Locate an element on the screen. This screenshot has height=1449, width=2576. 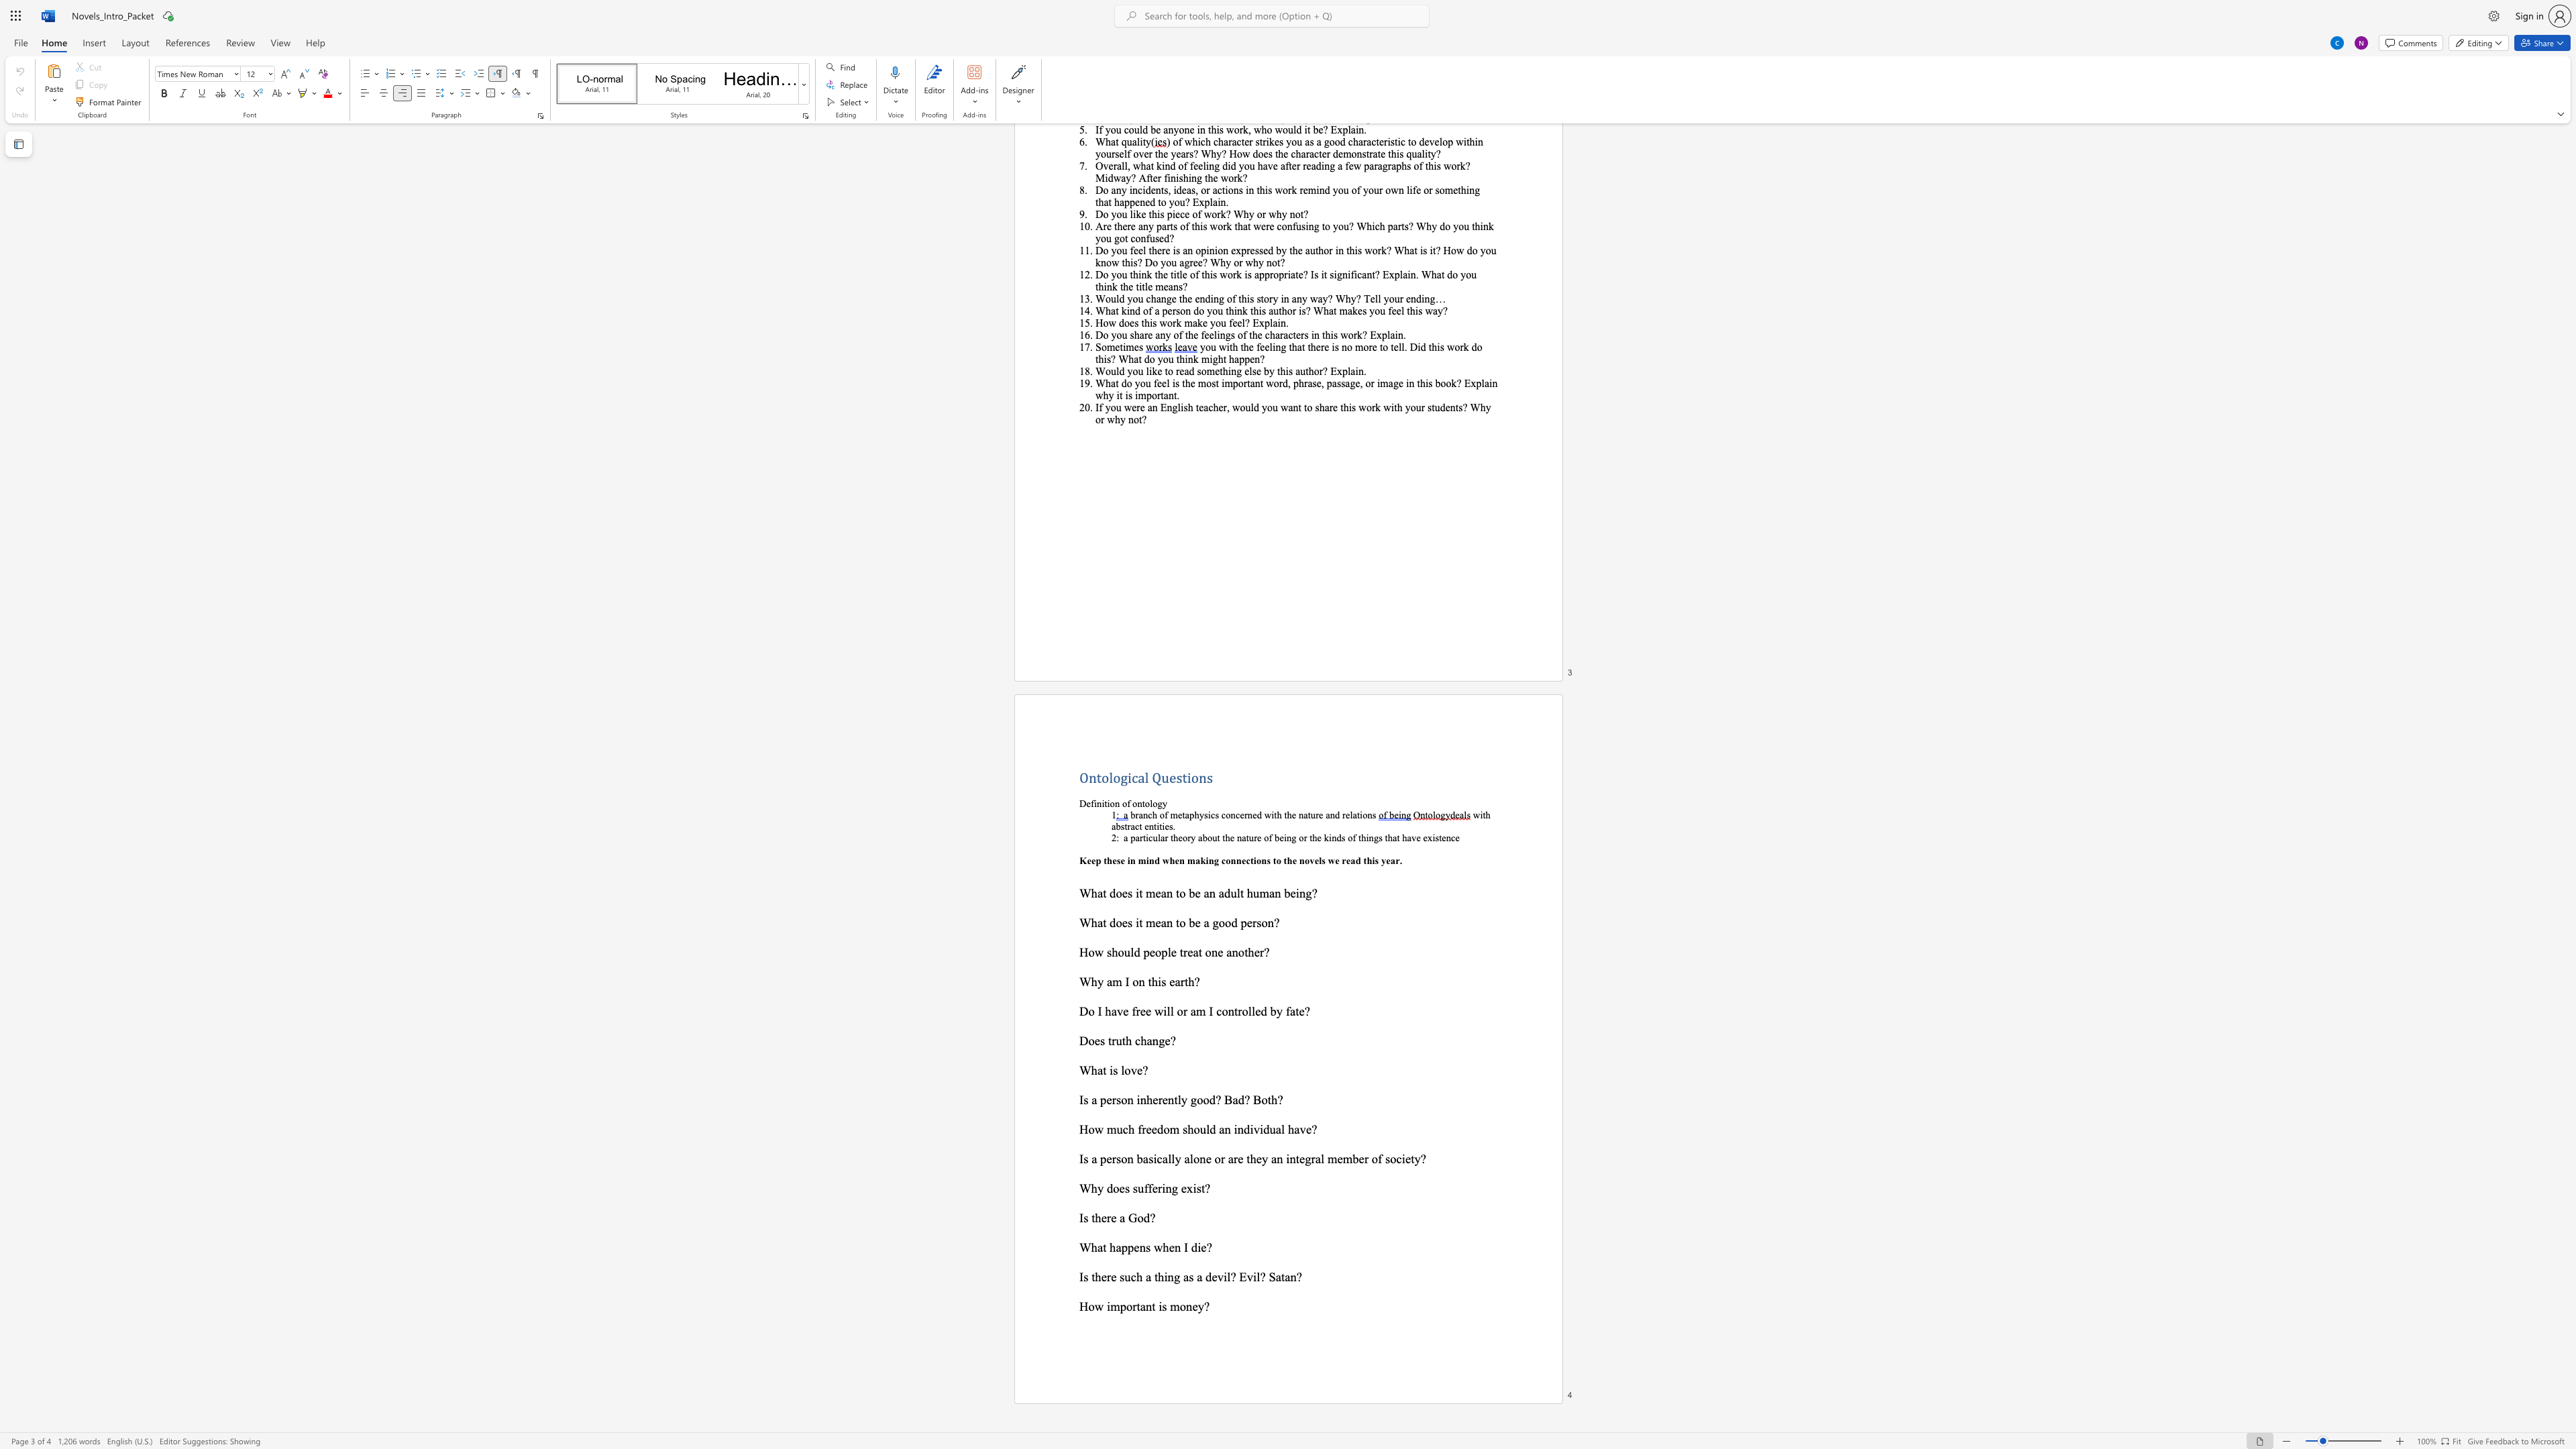
the subset text "with abstract e" within the text "with abstract entities." is located at coordinates (1472, 814).